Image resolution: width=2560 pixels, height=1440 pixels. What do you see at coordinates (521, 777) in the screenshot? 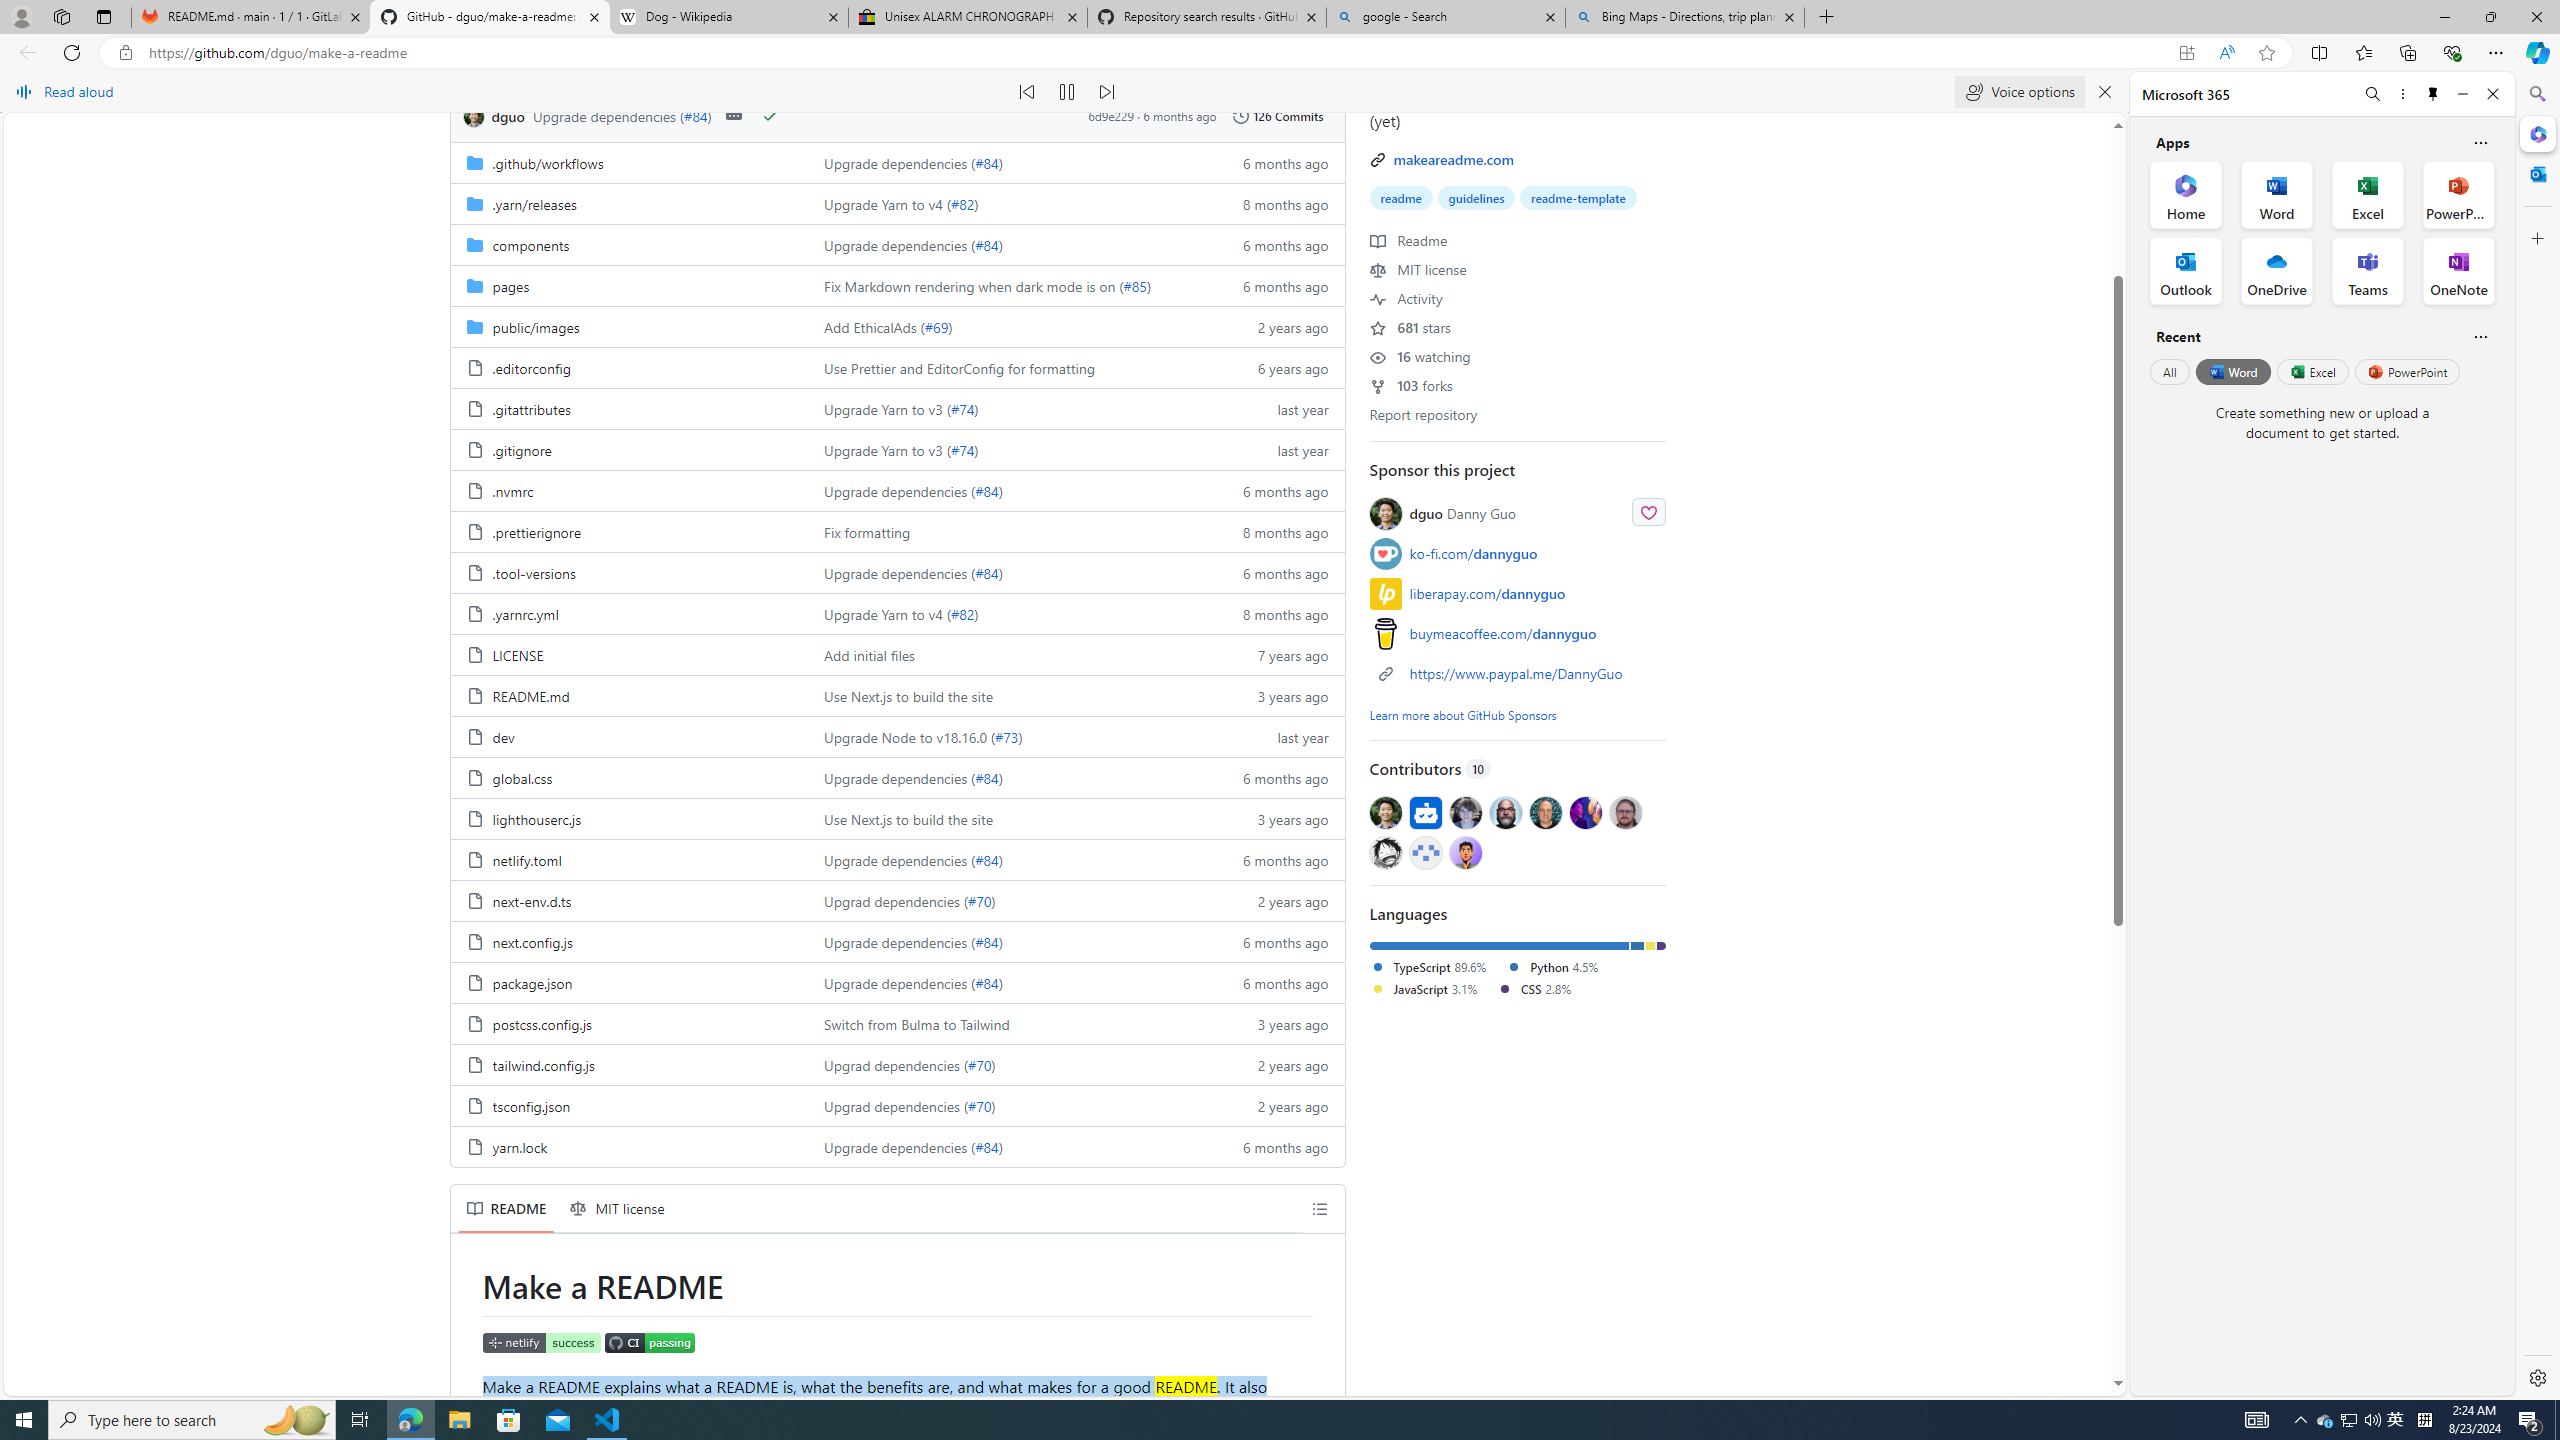
I see `'global.css, (File)'` at bounding box center [521, 777].